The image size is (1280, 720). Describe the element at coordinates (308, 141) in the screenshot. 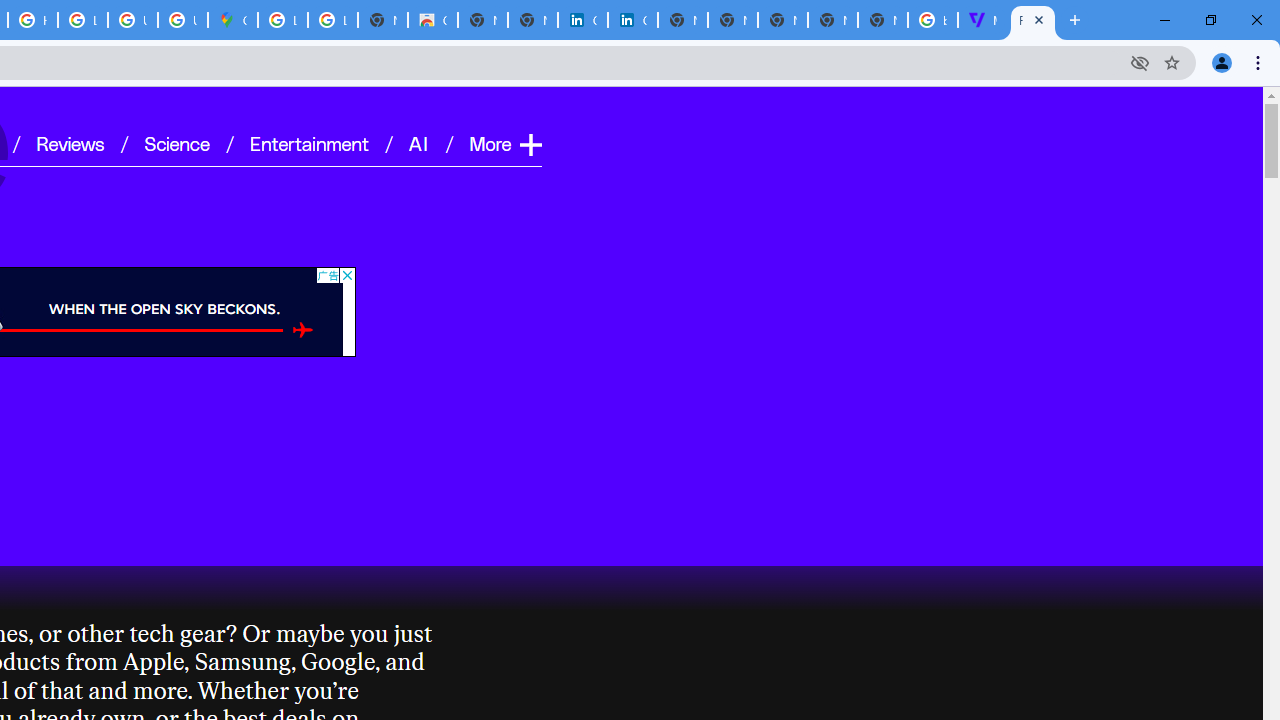

I see `'Entertainment'` at that location.